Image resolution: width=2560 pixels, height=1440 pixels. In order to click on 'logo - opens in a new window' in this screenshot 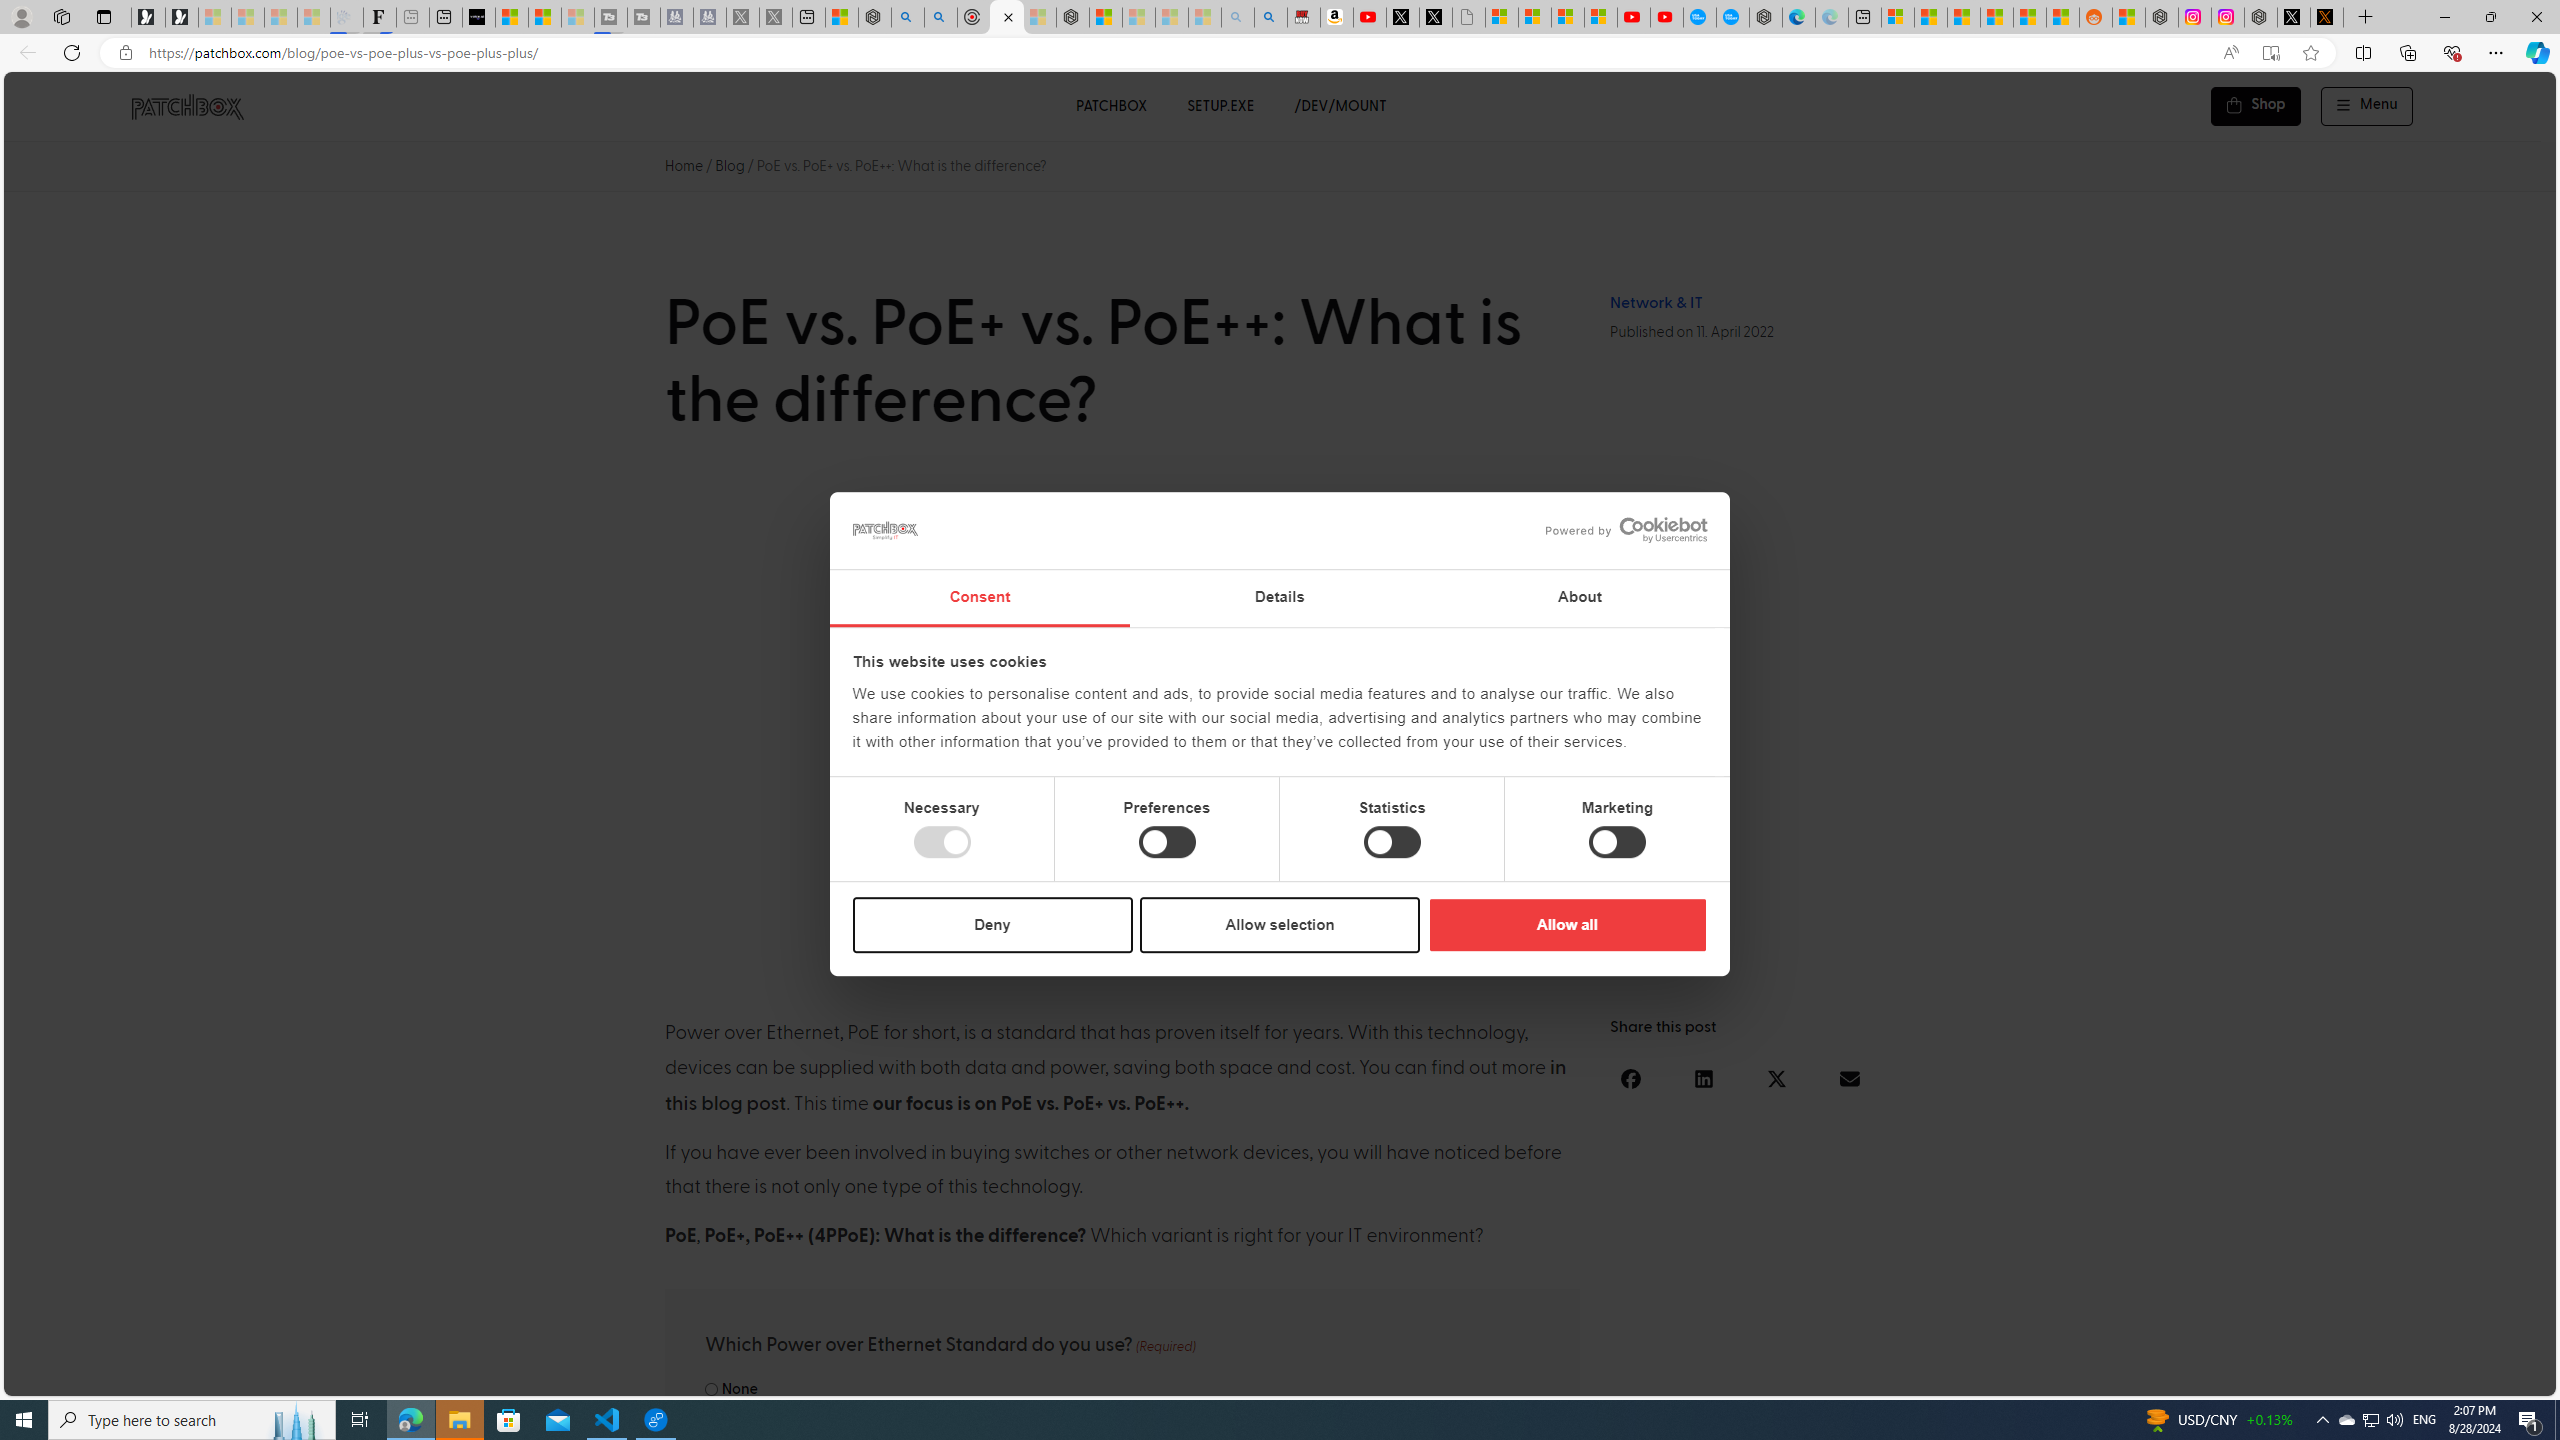, I will do `click(1618, 529)`.